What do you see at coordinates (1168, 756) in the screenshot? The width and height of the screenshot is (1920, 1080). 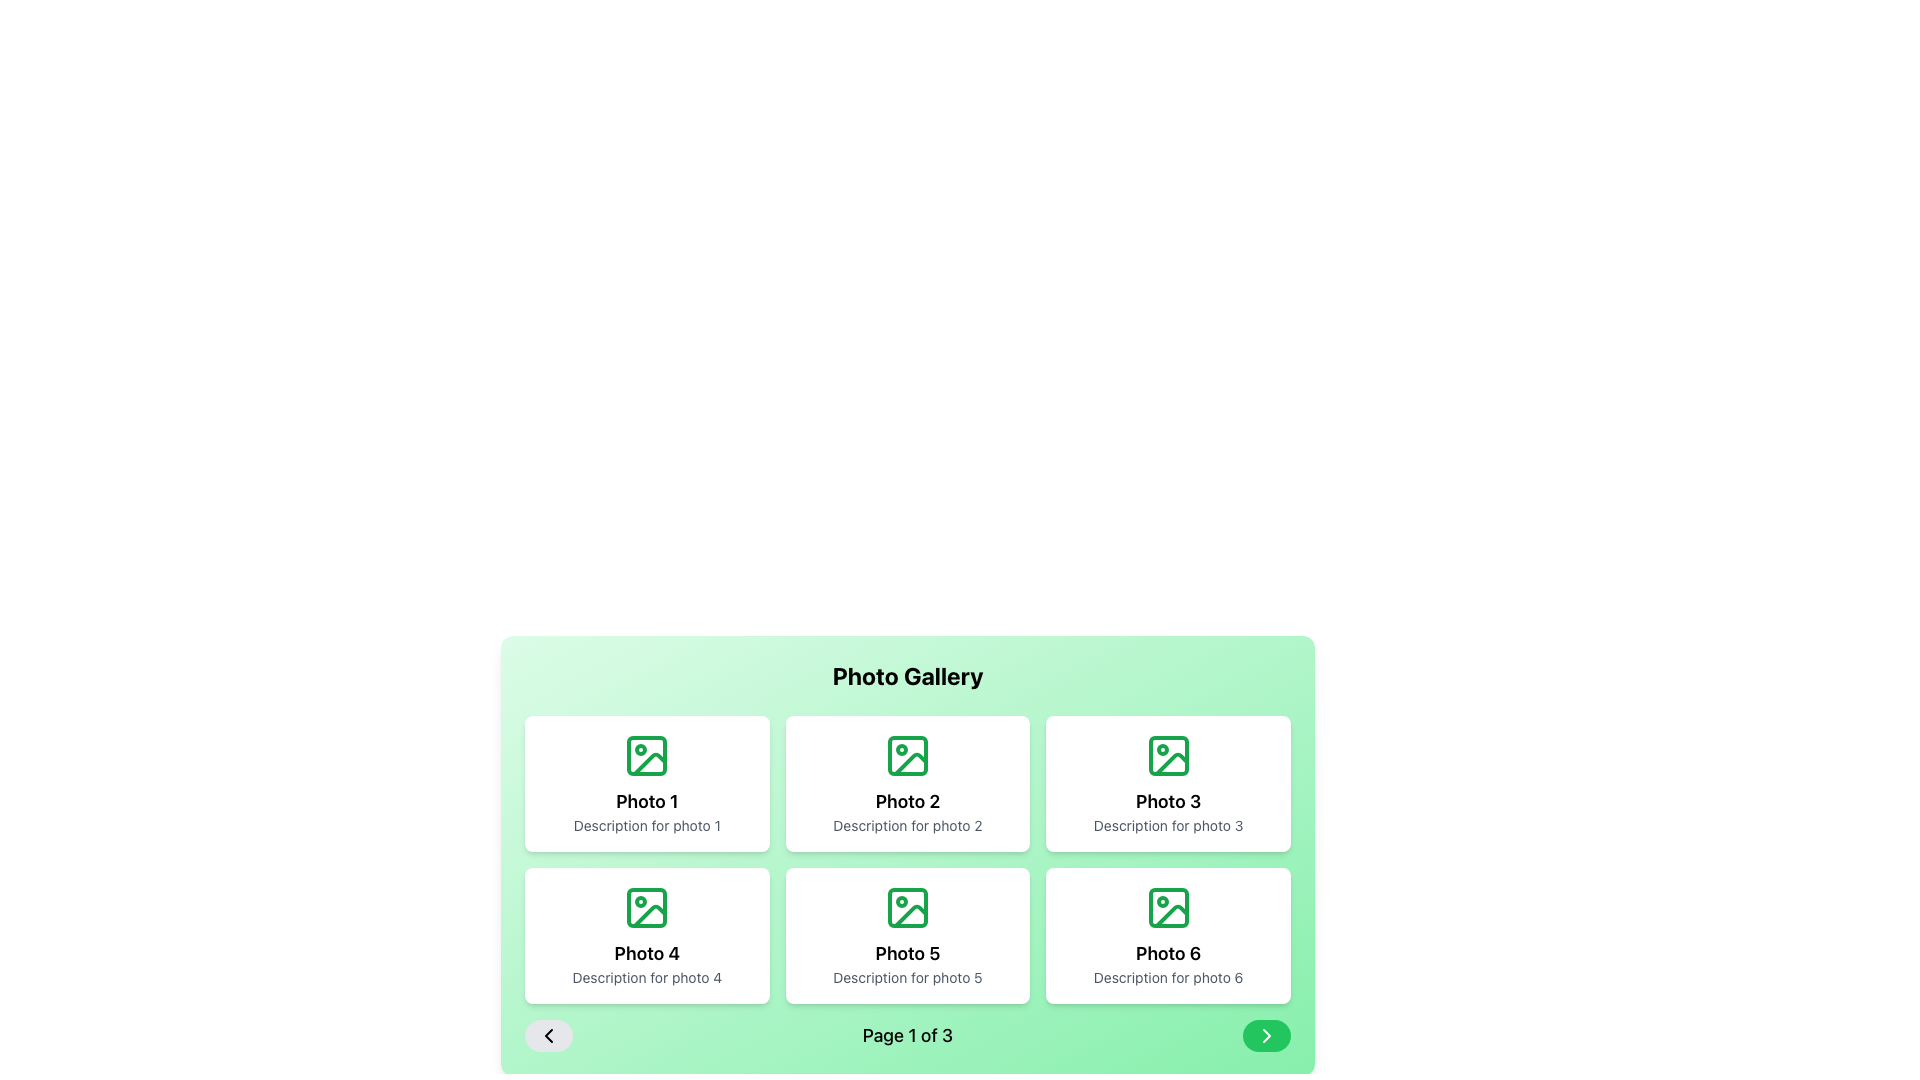 I see `the decorative background rectangle within the 'Photo 3' icon in the top row of the photo gallery` at bounding box center [1168, 756].